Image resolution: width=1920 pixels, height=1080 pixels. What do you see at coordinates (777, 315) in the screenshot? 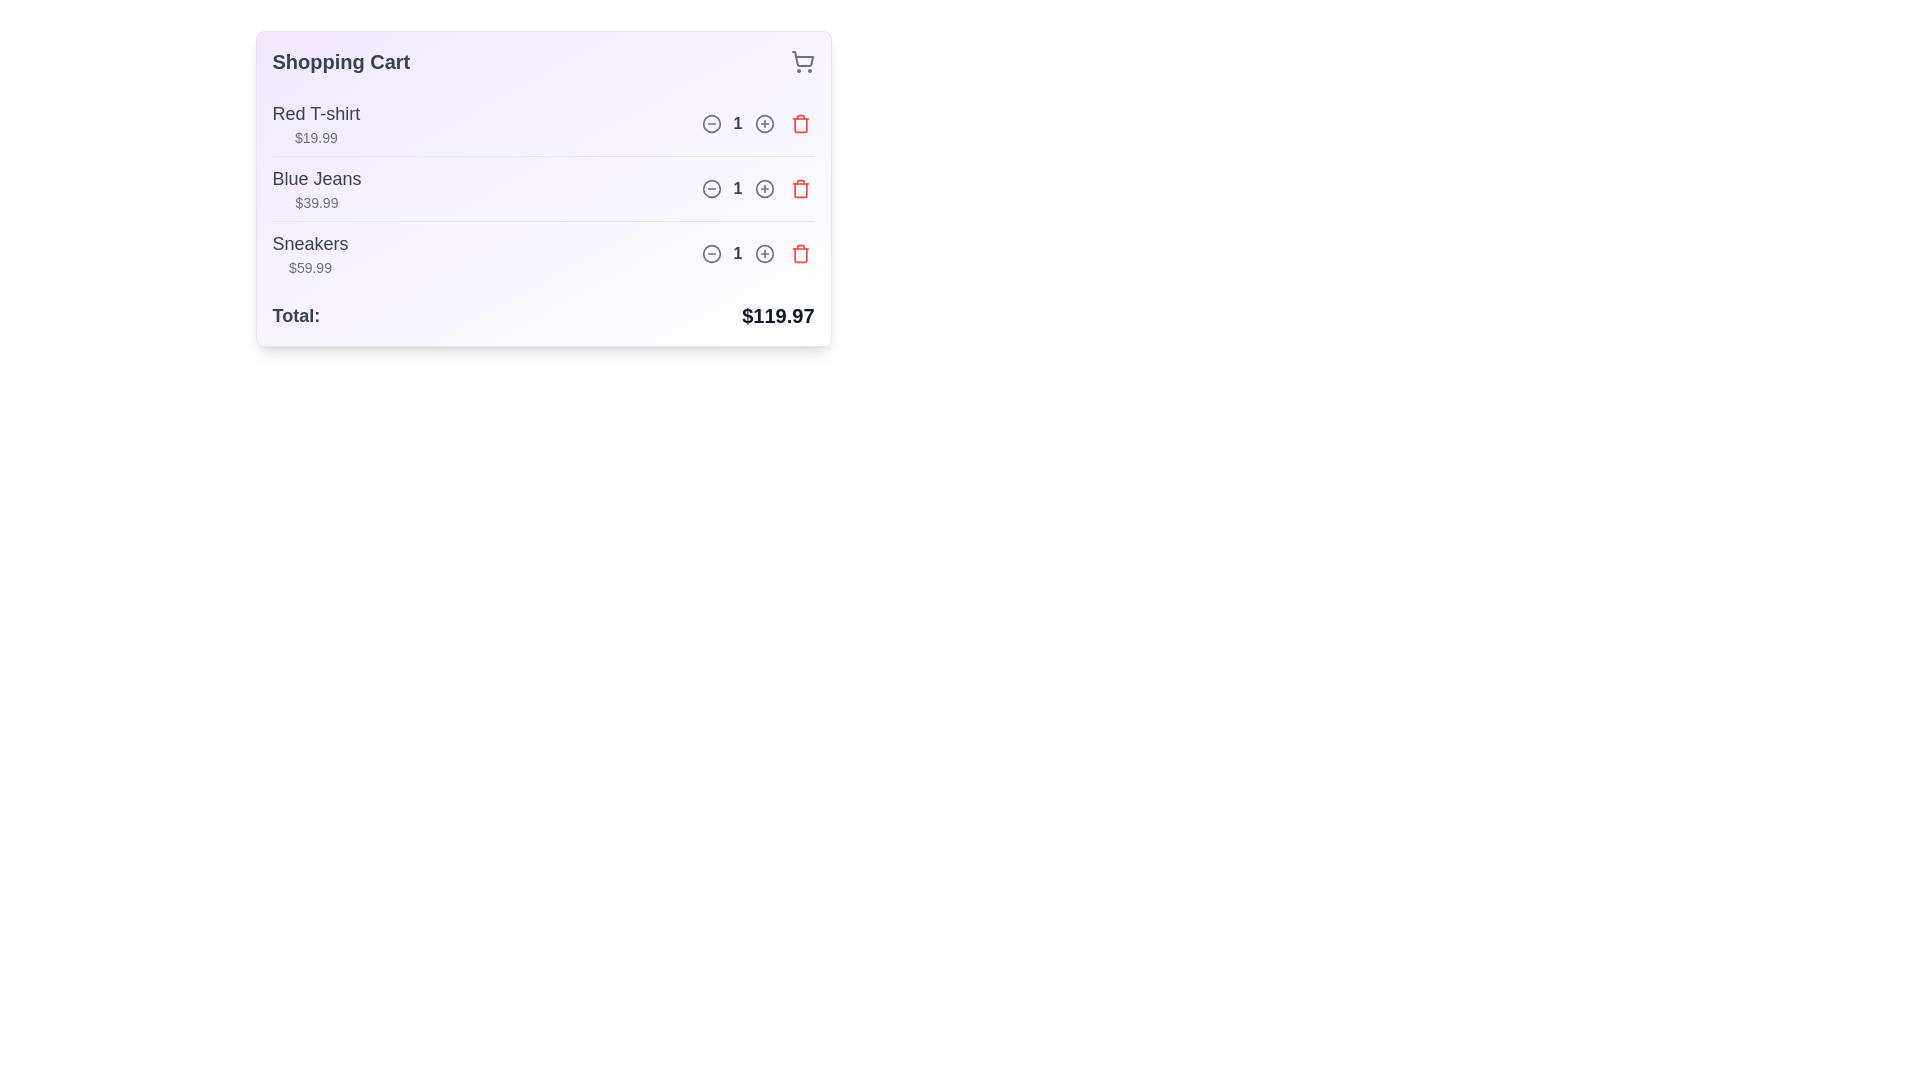
I see `the large, bold text displaying the monetary value '$119.97', which is styled in dark gray and positioned to the right of the label 'Total:' on a light purple background` at bounding box center [777, 315].